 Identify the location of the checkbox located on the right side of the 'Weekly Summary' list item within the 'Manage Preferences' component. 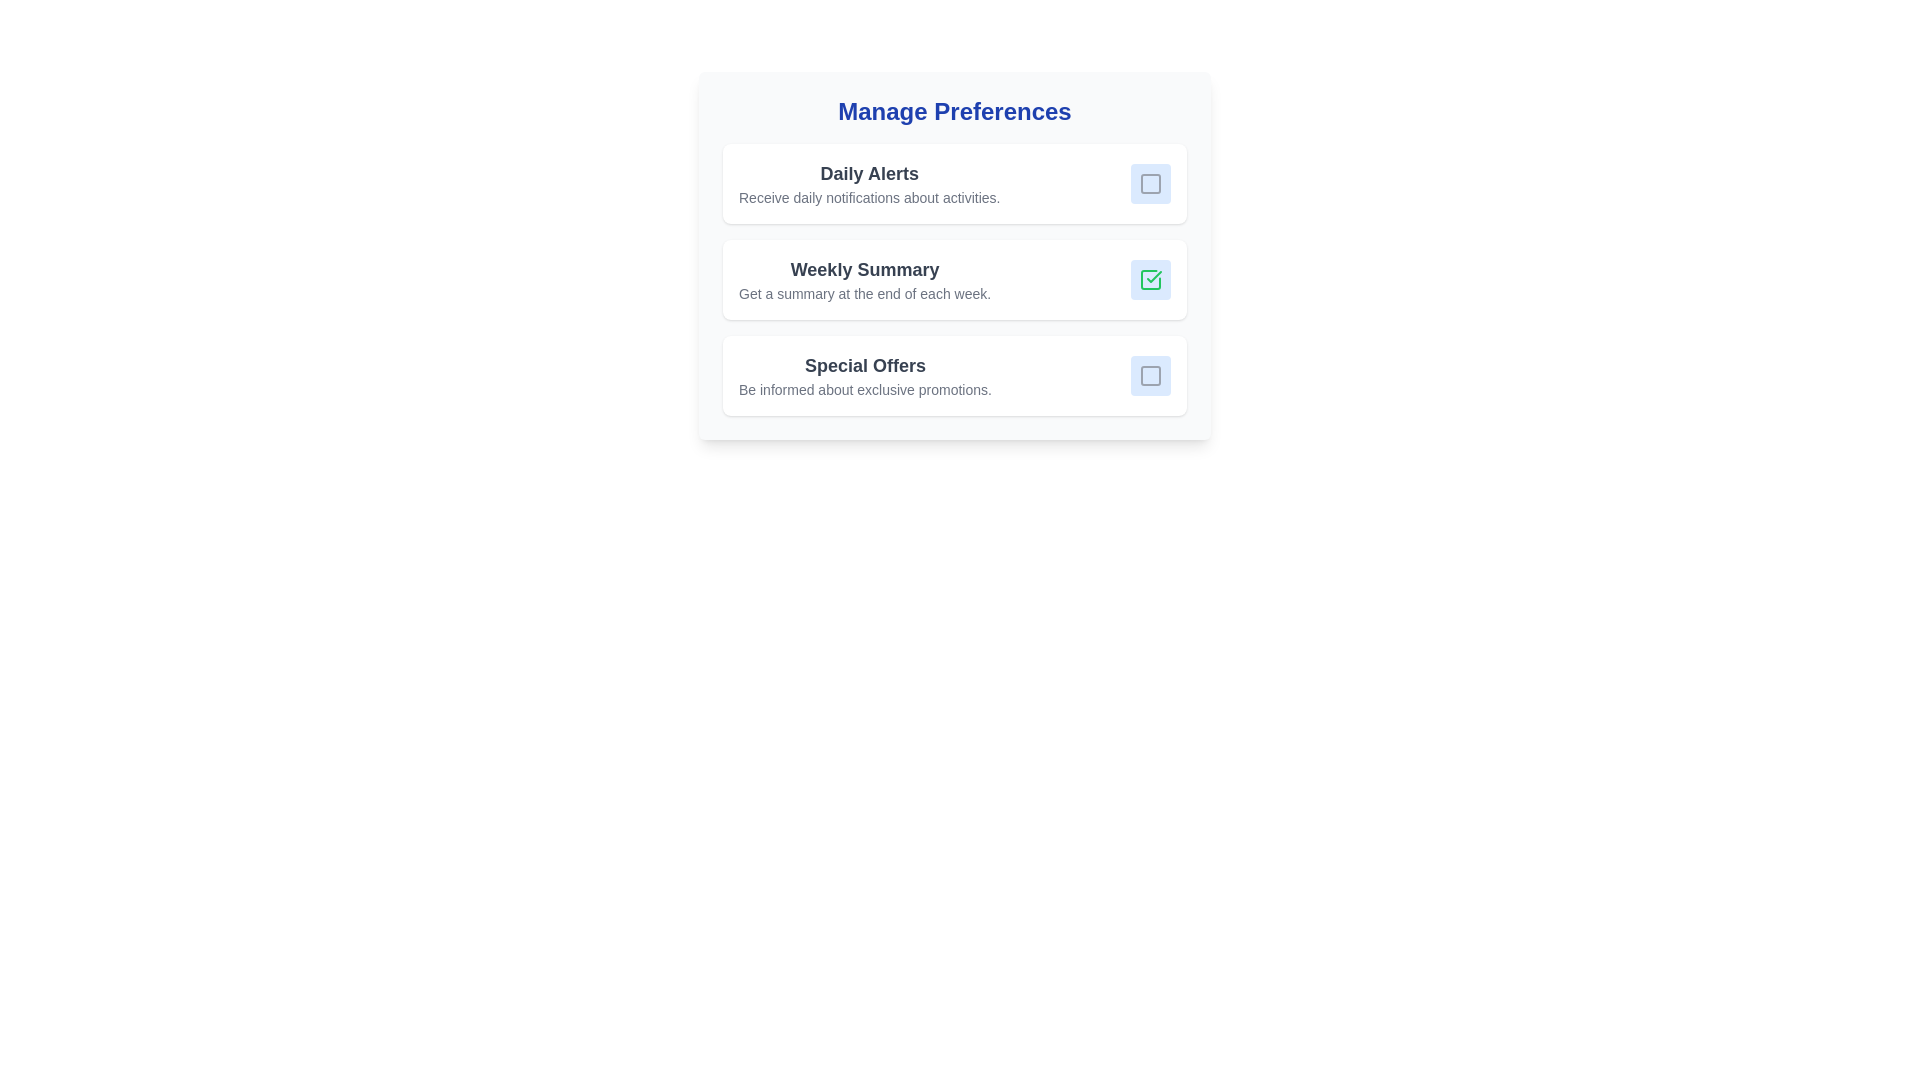
(954, 254).